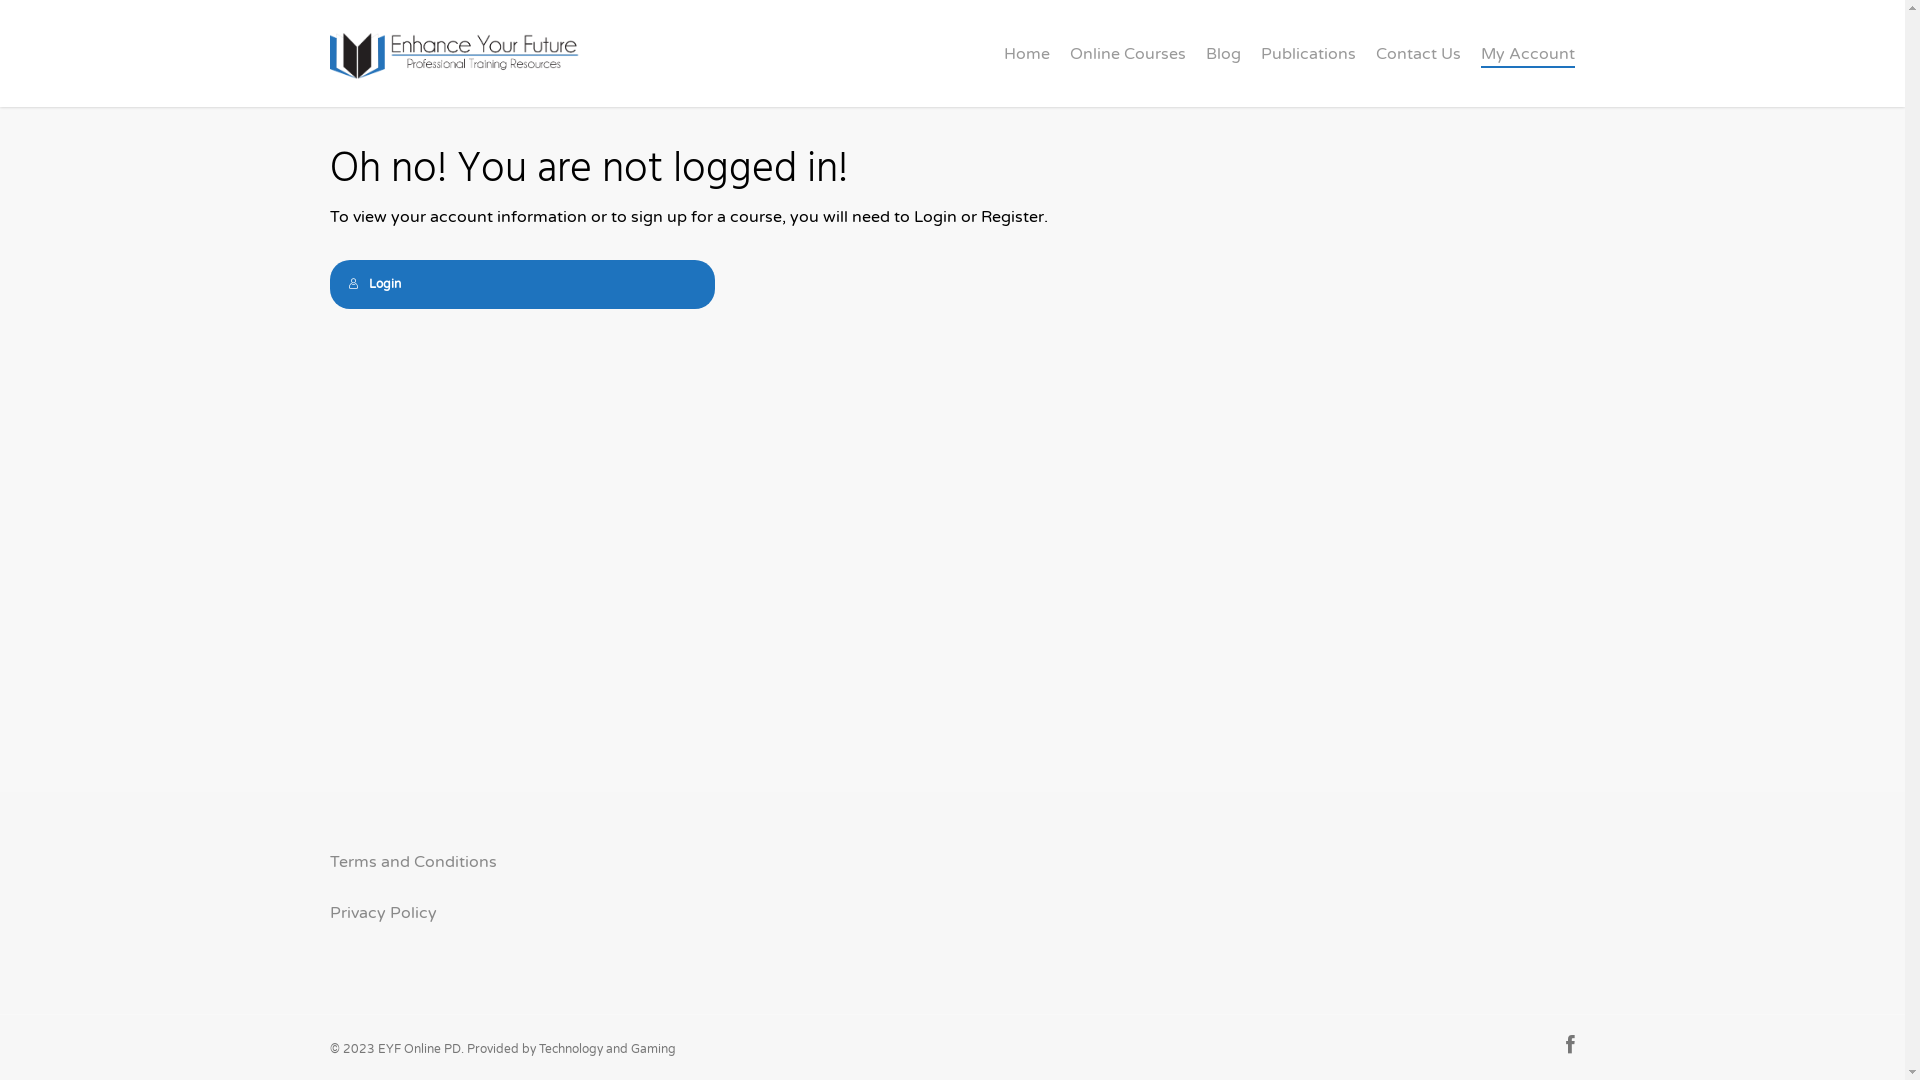 The width and height of the screenshot is (1920, 1080). What do you see at coordinates (1027, 53) in the screenshot?
I see `'Home'` at bounding box center [1027, 53].